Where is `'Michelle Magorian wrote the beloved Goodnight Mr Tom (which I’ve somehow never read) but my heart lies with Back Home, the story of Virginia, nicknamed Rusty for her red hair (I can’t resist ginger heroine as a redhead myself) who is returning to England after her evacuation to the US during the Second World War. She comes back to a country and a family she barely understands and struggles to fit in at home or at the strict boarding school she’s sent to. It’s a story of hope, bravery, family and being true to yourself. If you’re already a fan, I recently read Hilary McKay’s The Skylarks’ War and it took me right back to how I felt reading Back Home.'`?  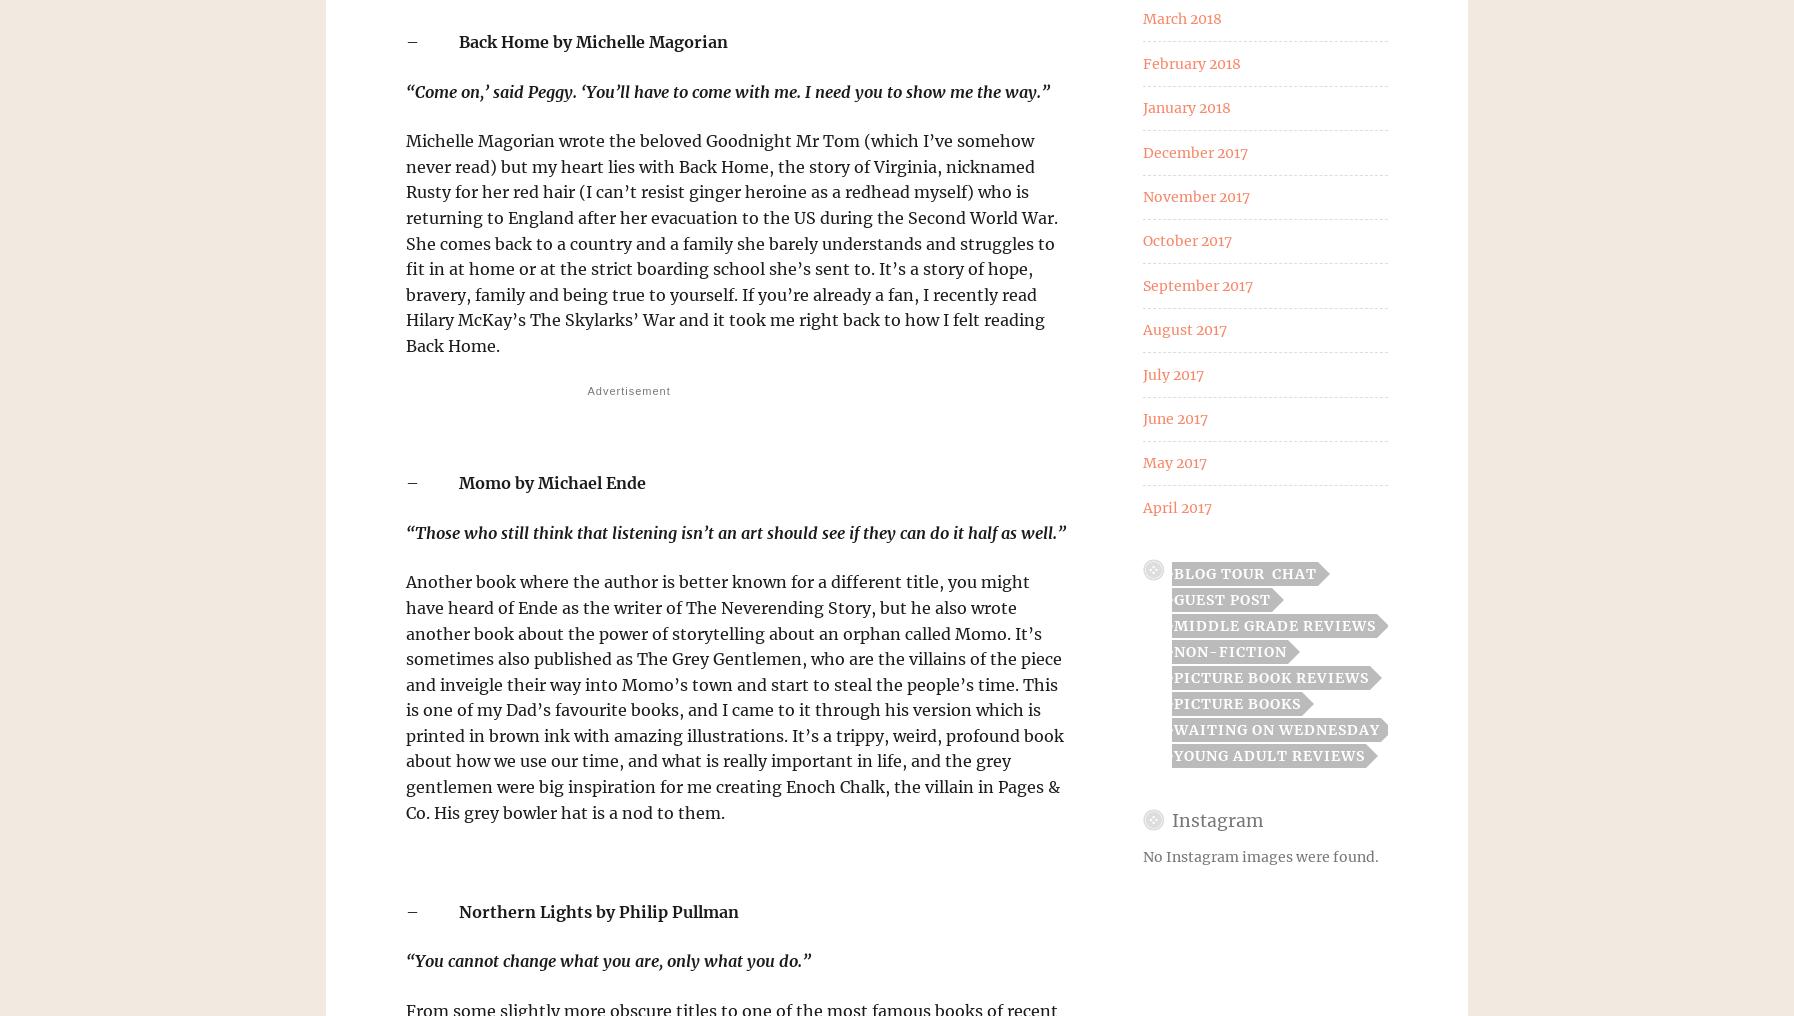
'Michelle Magorian wrote the beloved Goodnight Mr Tom (which I’ve somehow never read) but my heart lies with Back Home, the story of Virginia, nicknamed Rusty for her red hair (I can’t resist ginger heroine as a redhead myself) who is returning to England after her evacuation to the US during the Second World War. She comes back to a country and a family she barely understands and struggles to fit in at home or at the strict boarding school she’s sent to. It’s a story of hope, bravery, family and being true to yourself. If you’re already a fan, I recently read Hilary McKay’s The Skylarks’ War and it took me right back to how I felt reading Back Home.' is located at coordinates (731, 243).